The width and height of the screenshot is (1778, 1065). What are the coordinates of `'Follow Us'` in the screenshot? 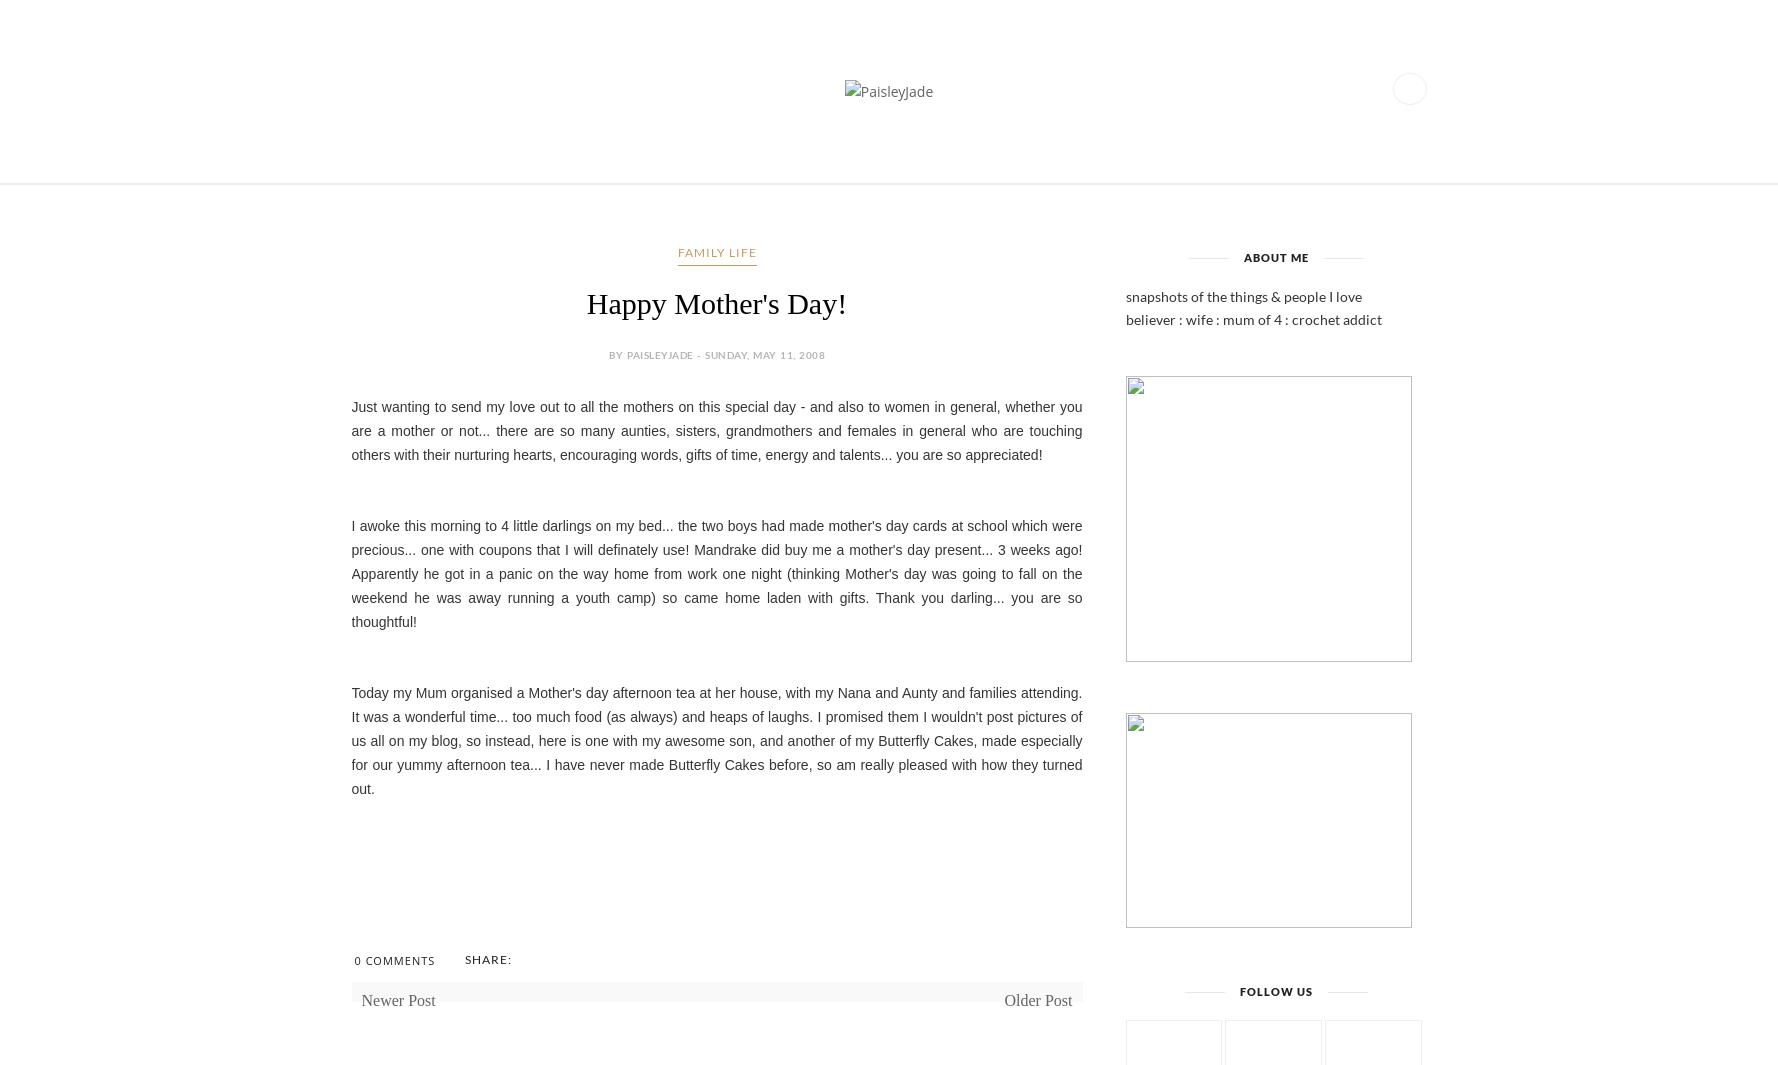 It's located at (1275, 991).